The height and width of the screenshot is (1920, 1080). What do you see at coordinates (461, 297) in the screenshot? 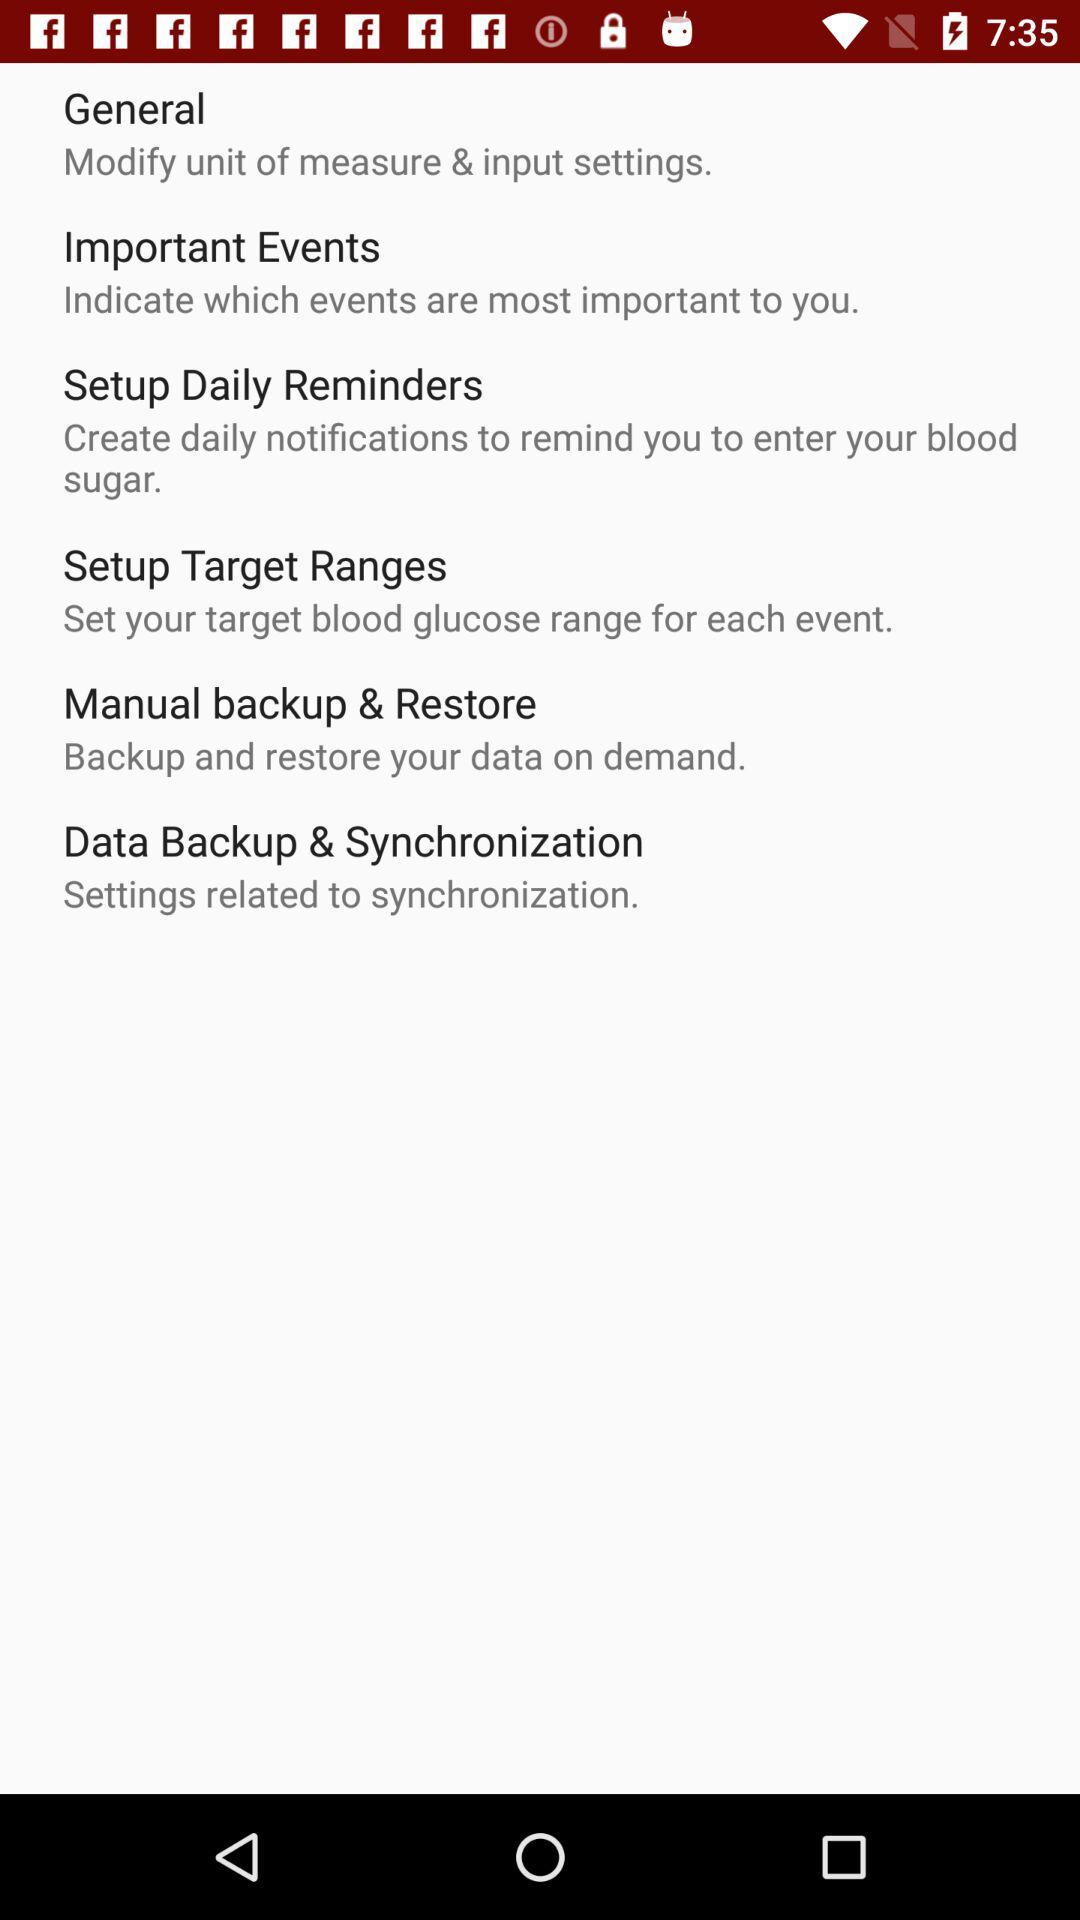
I see `indicate which events icon` at bounding box center [461, 297].